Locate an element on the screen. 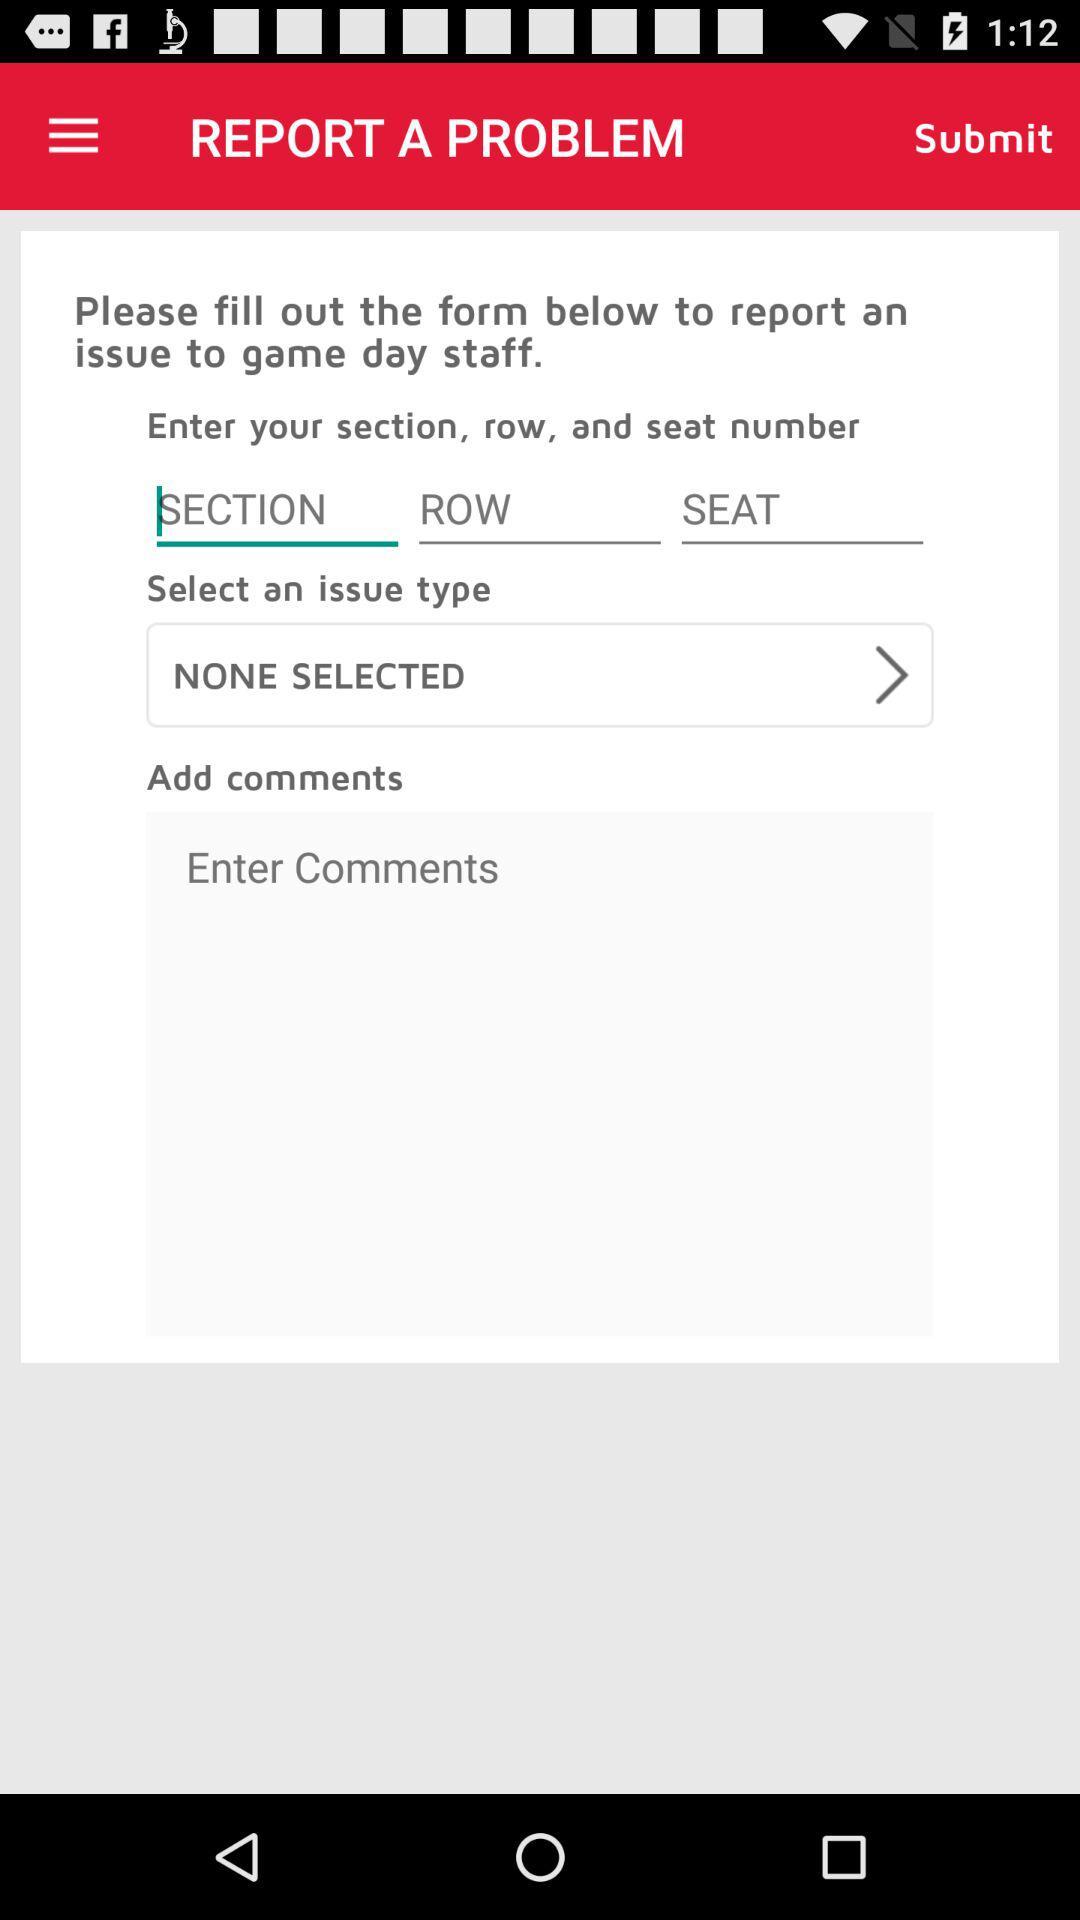 The image size is (1080, 1920). seat number is located at coordinates (801, 512).